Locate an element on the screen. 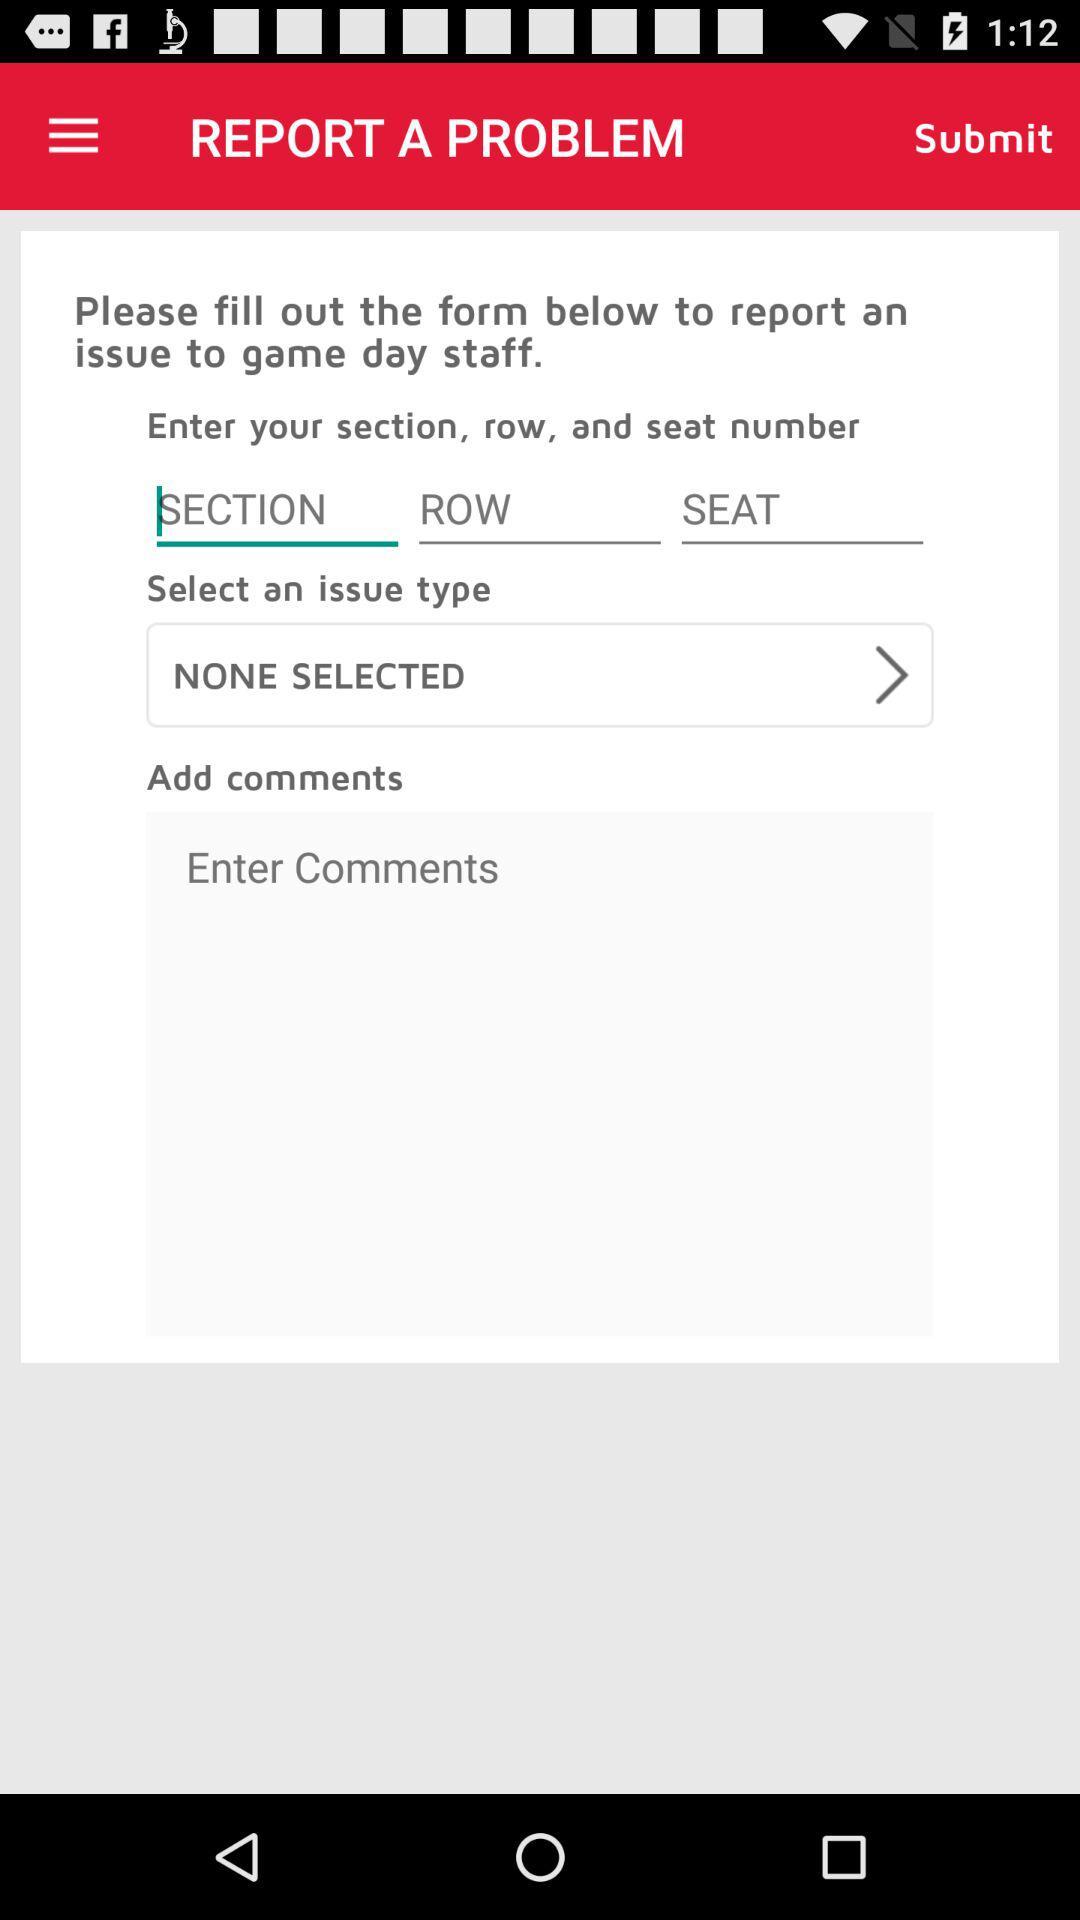 The image size is (1080, 1920). seat number is located at coordinates (801, 512).